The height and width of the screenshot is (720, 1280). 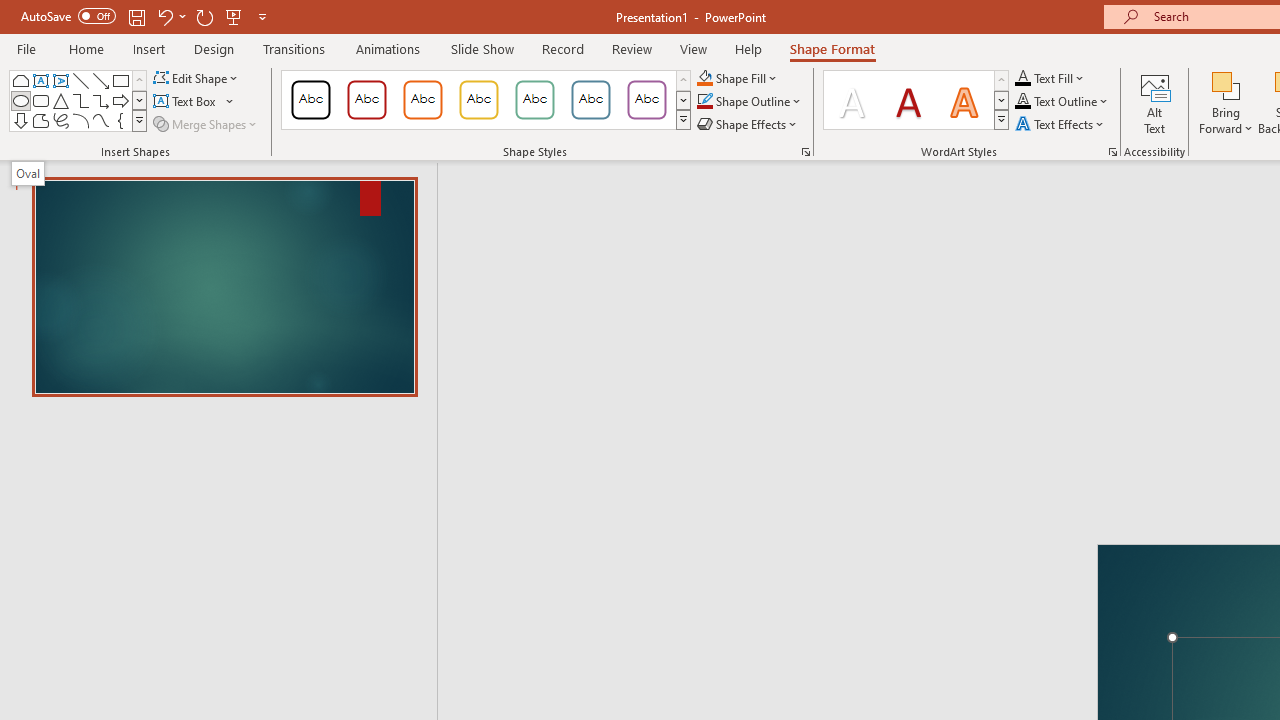 I want to click on 'Arc', so click(x=80, y=120).